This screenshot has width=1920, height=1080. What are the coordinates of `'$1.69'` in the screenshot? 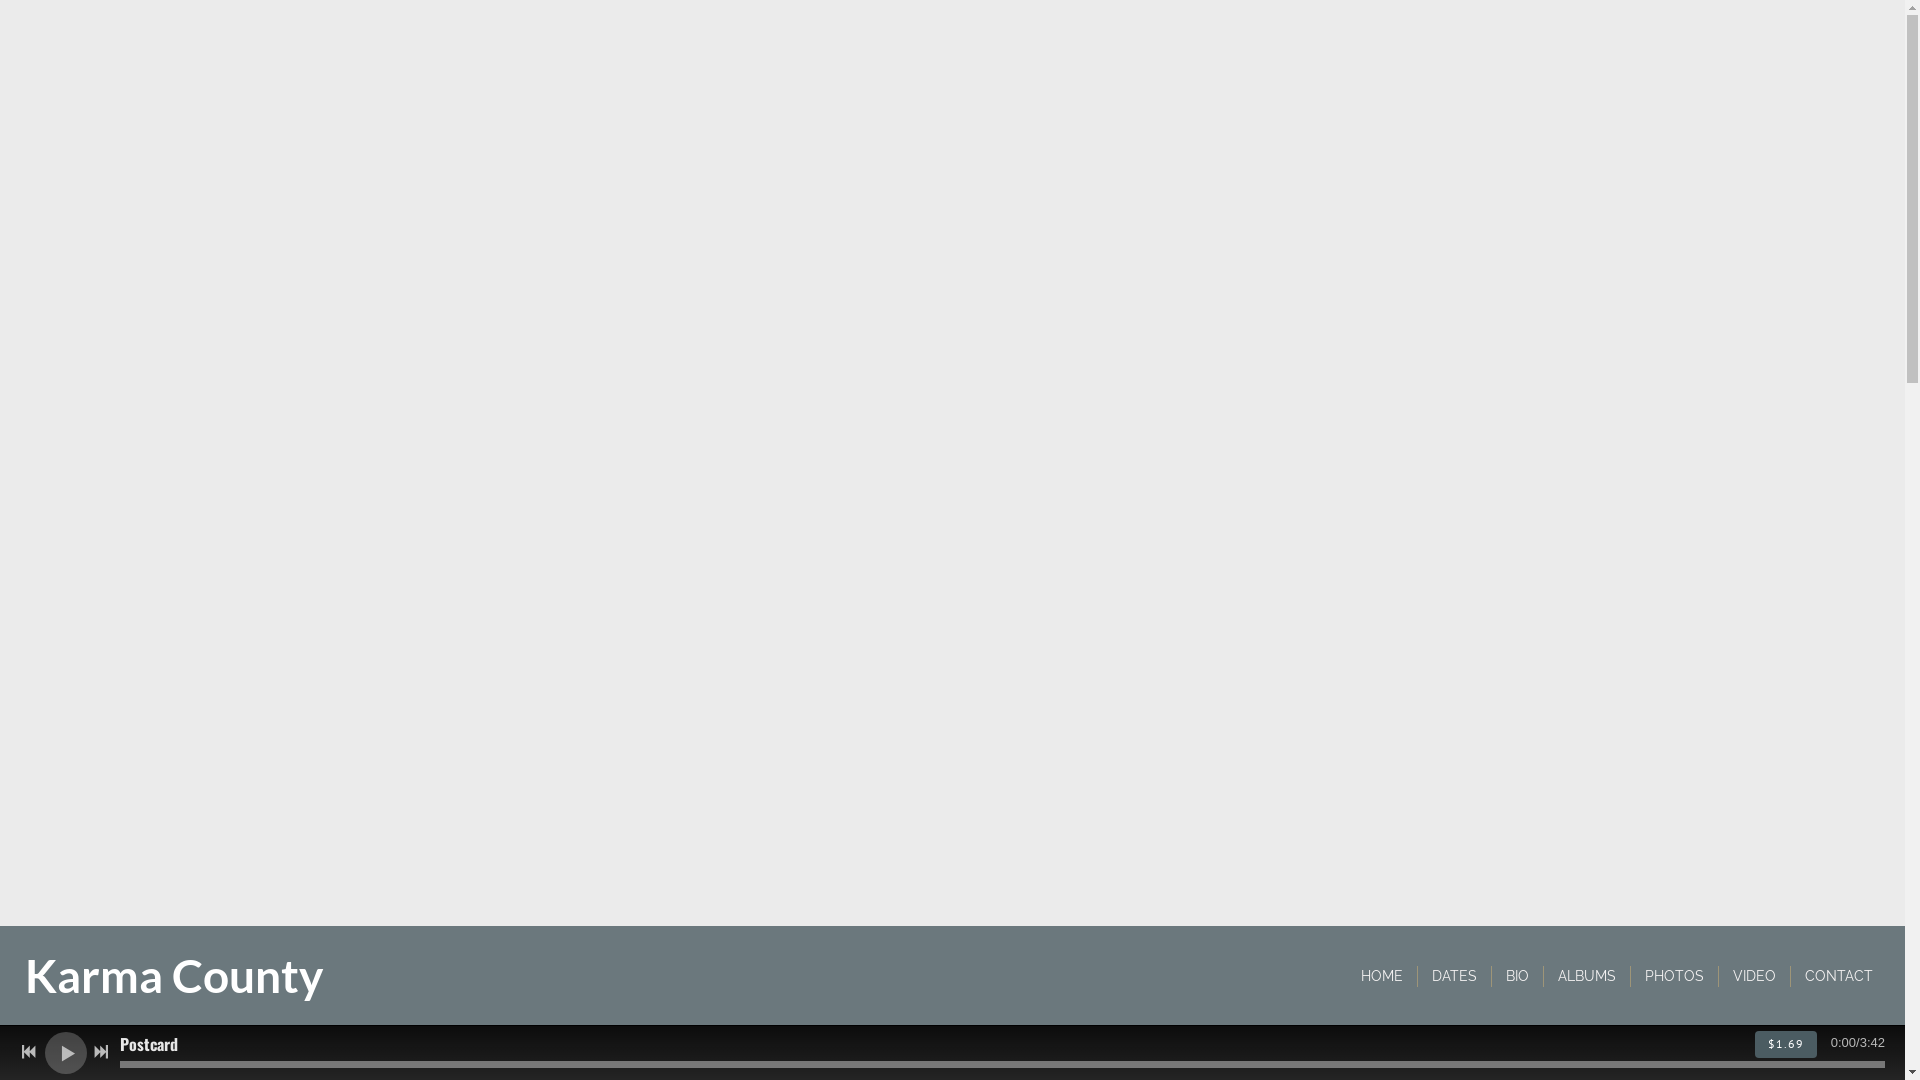 It's located at (1785, 1043).